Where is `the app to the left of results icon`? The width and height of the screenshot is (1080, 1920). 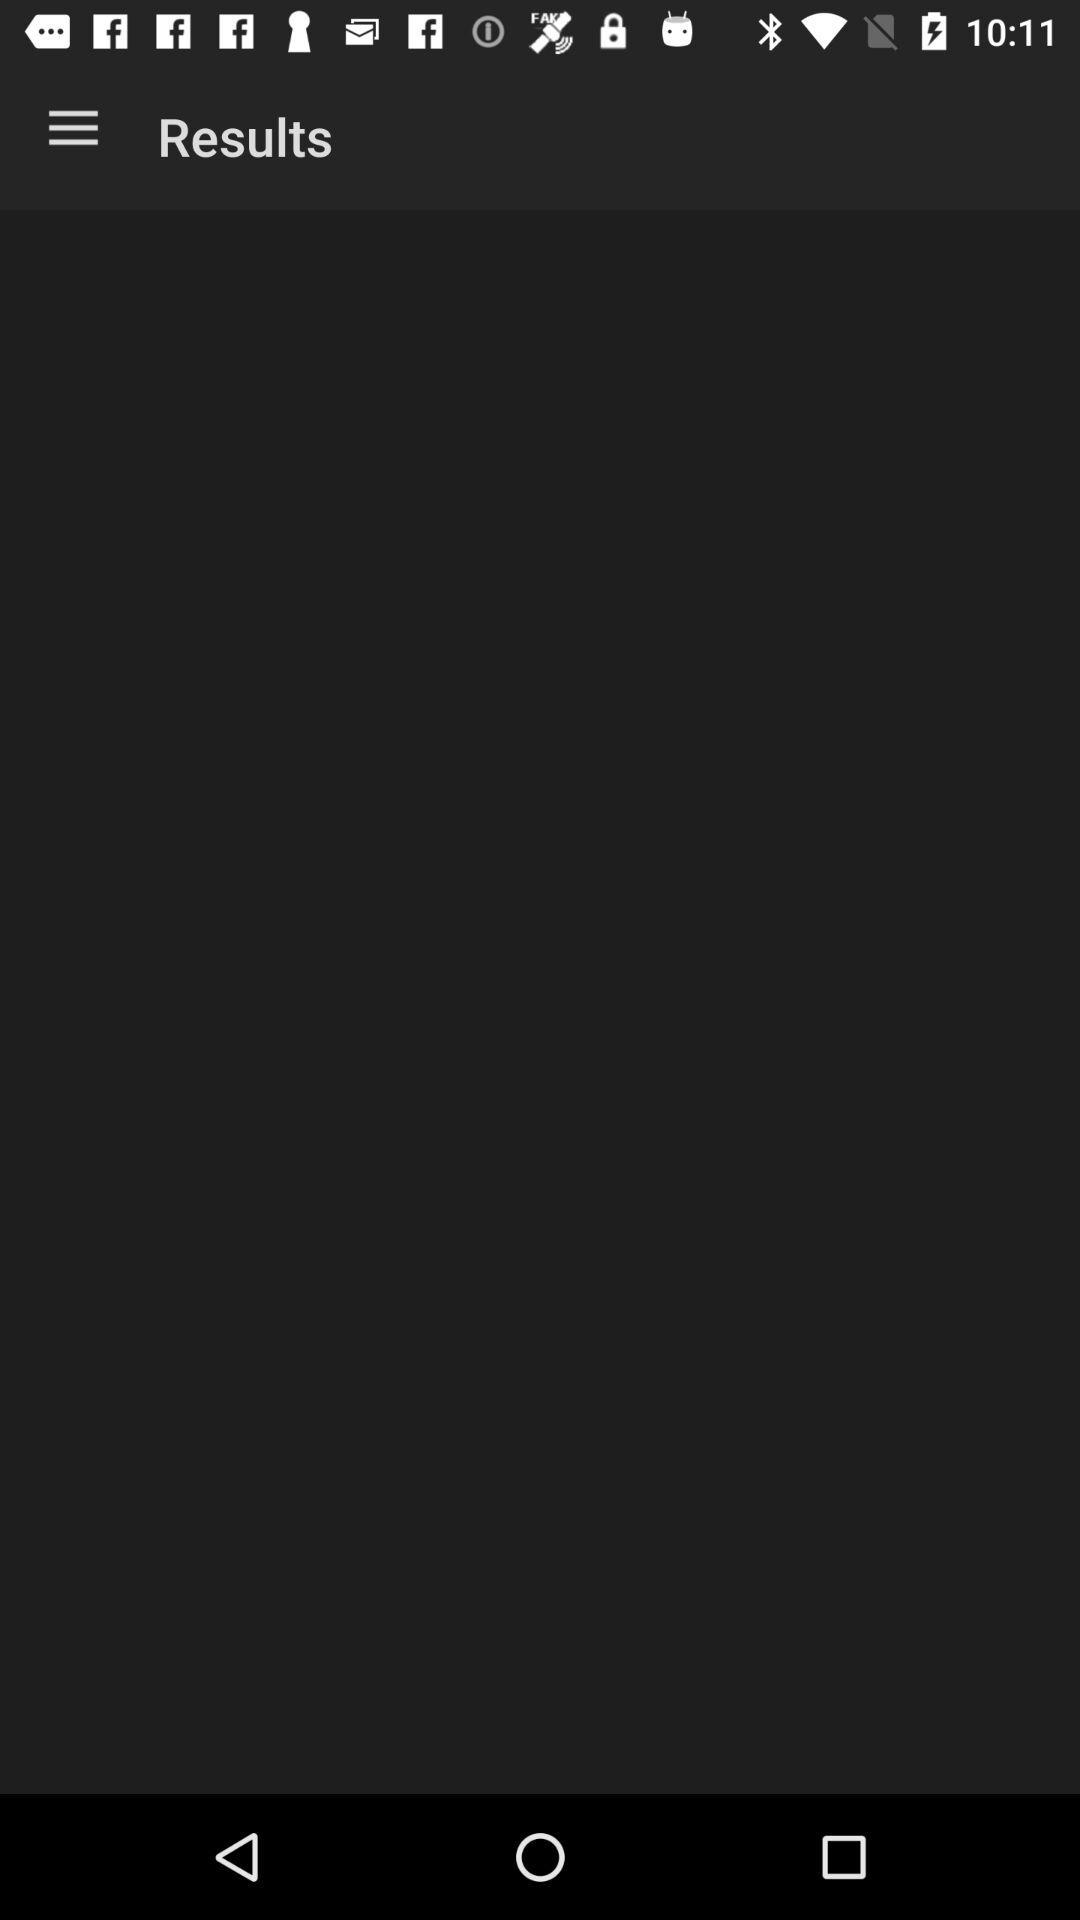
the app to the left of results icon is located at coordinates (72, 131).